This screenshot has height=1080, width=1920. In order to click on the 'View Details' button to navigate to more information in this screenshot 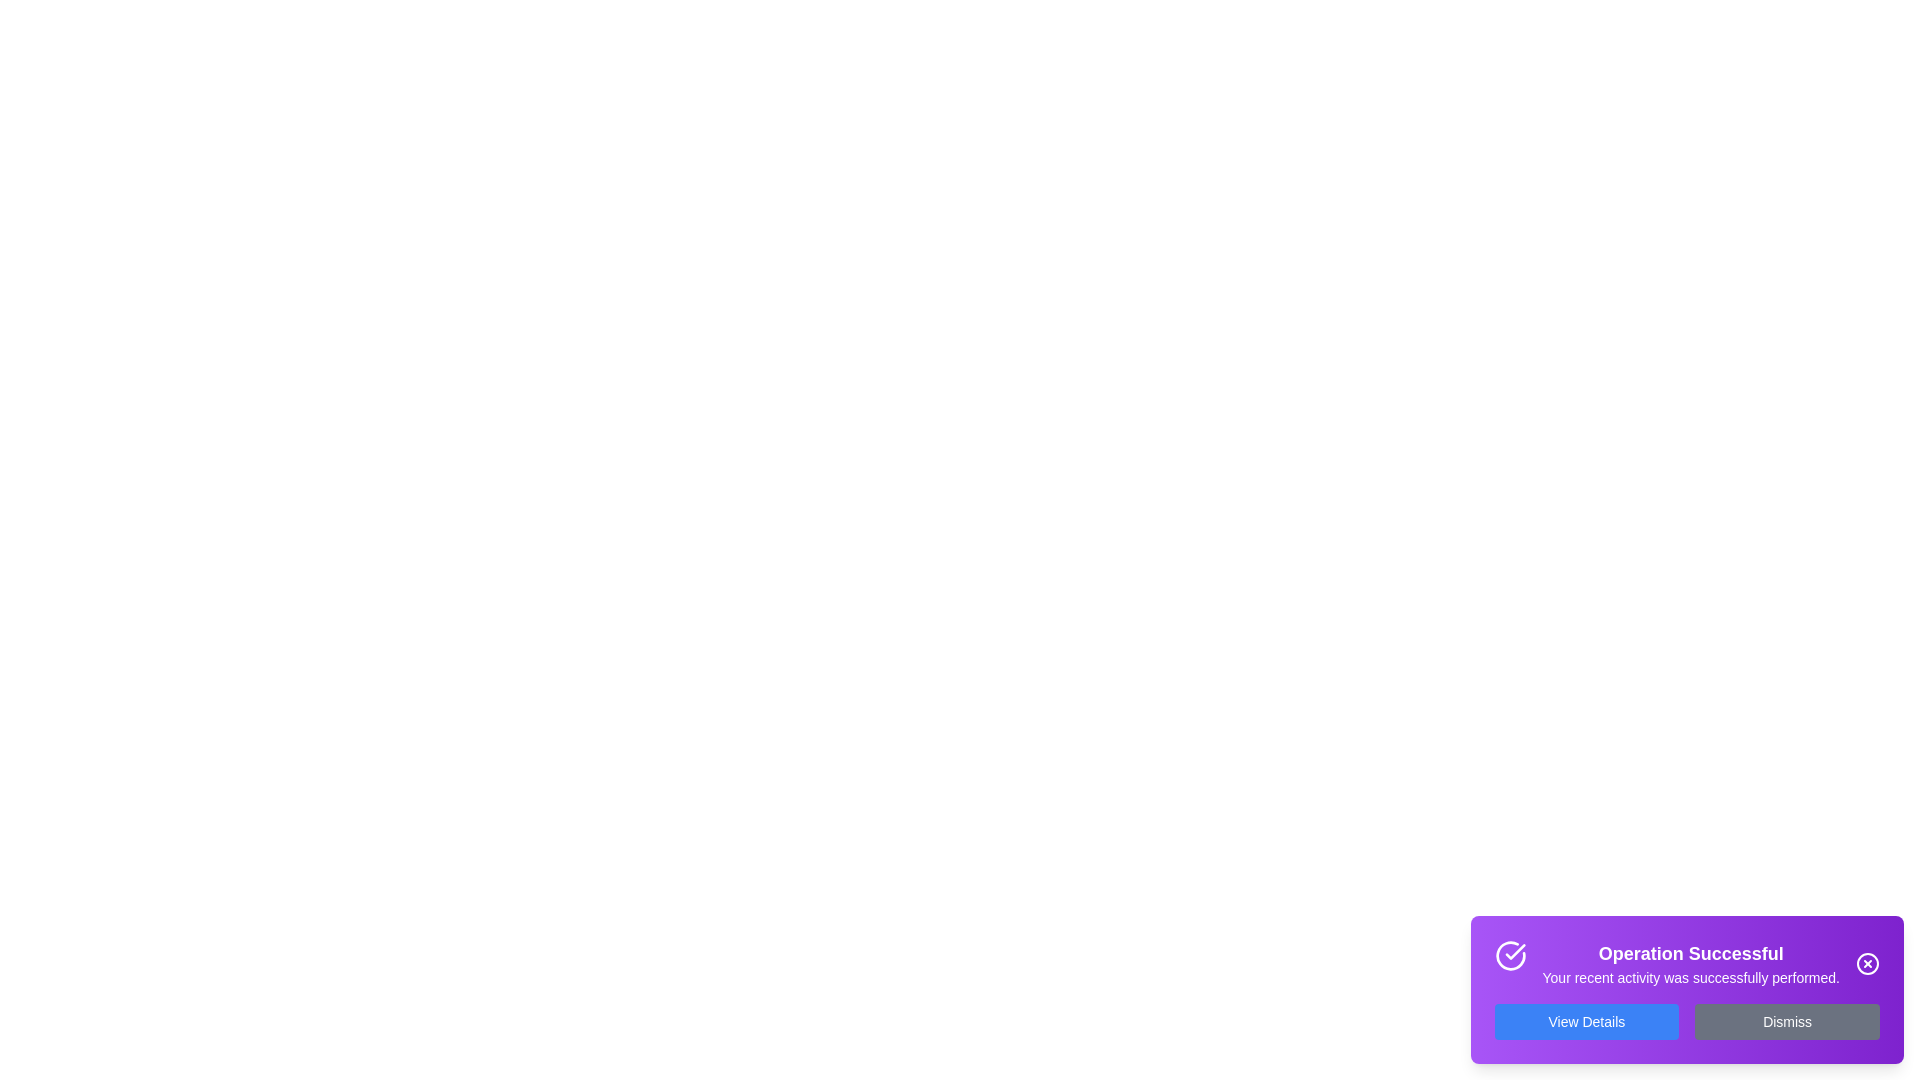, I will do `click(1585, 1022)`.